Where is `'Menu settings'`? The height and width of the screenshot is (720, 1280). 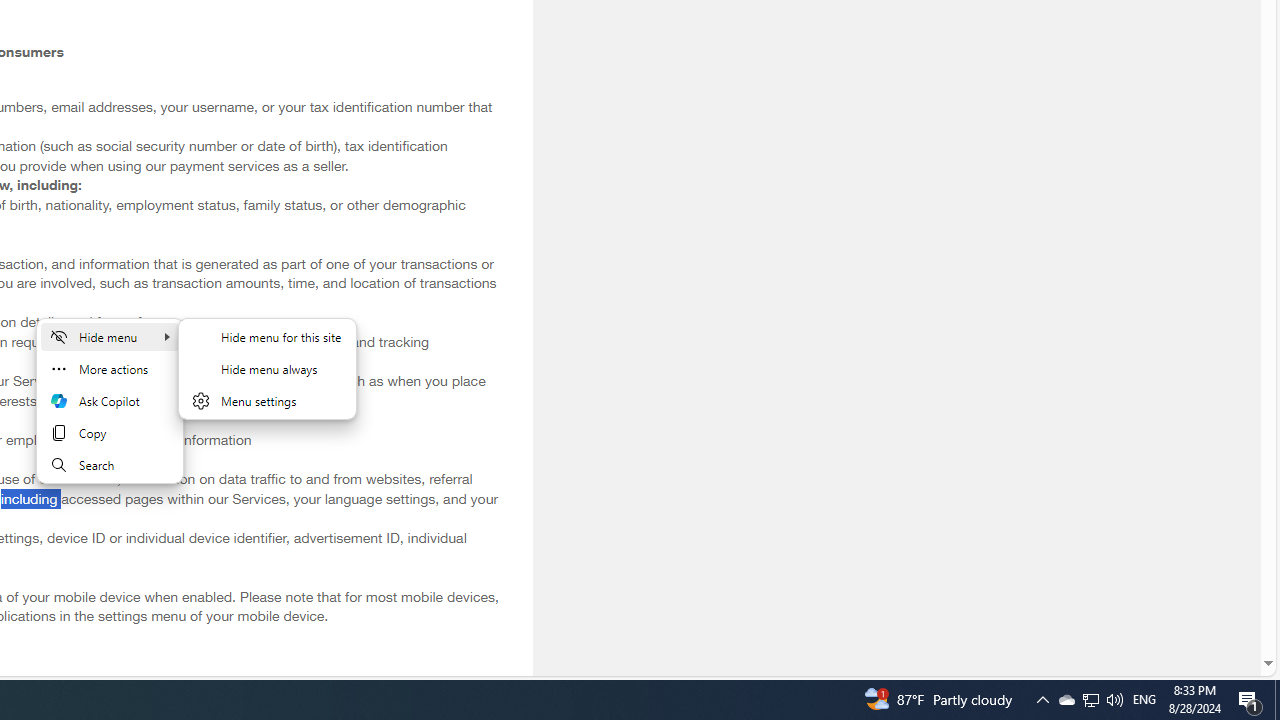 'Menu settings' is located at coordinates (266, 401).